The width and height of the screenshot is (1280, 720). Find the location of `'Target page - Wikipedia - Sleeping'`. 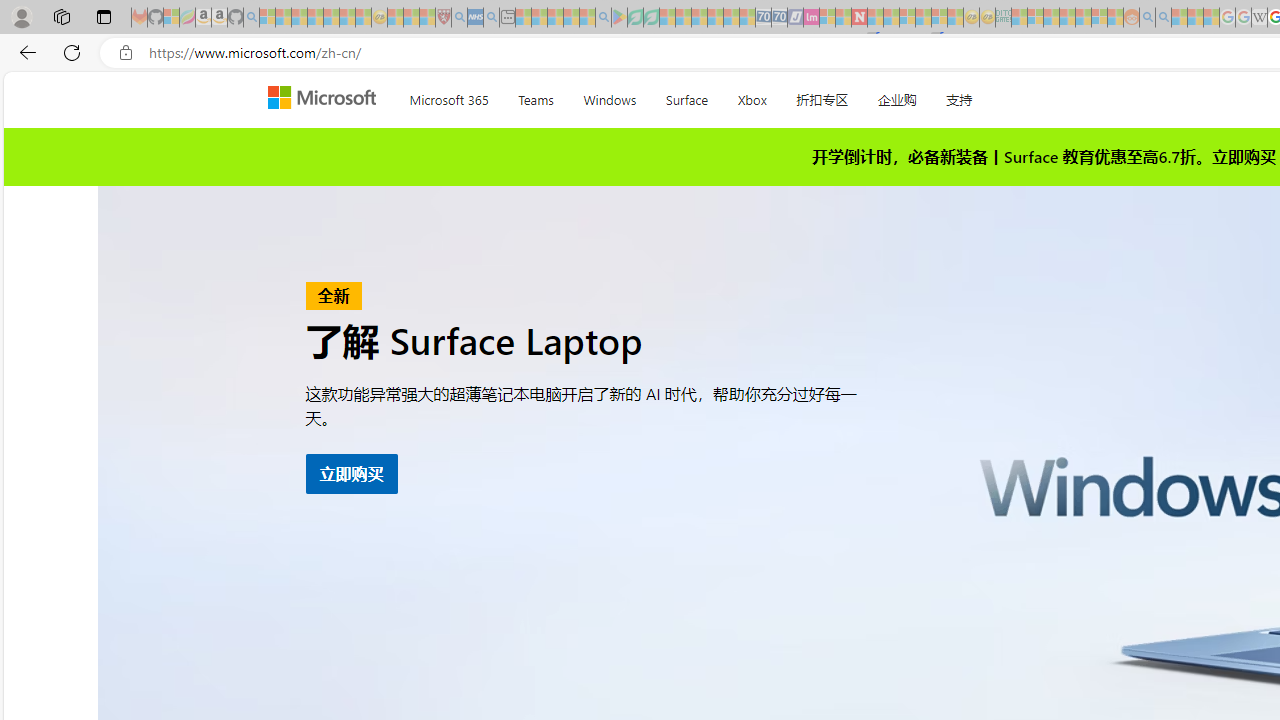

'Target page - Wikipedia - Sleeping' is located at coordinates (1258, 17).